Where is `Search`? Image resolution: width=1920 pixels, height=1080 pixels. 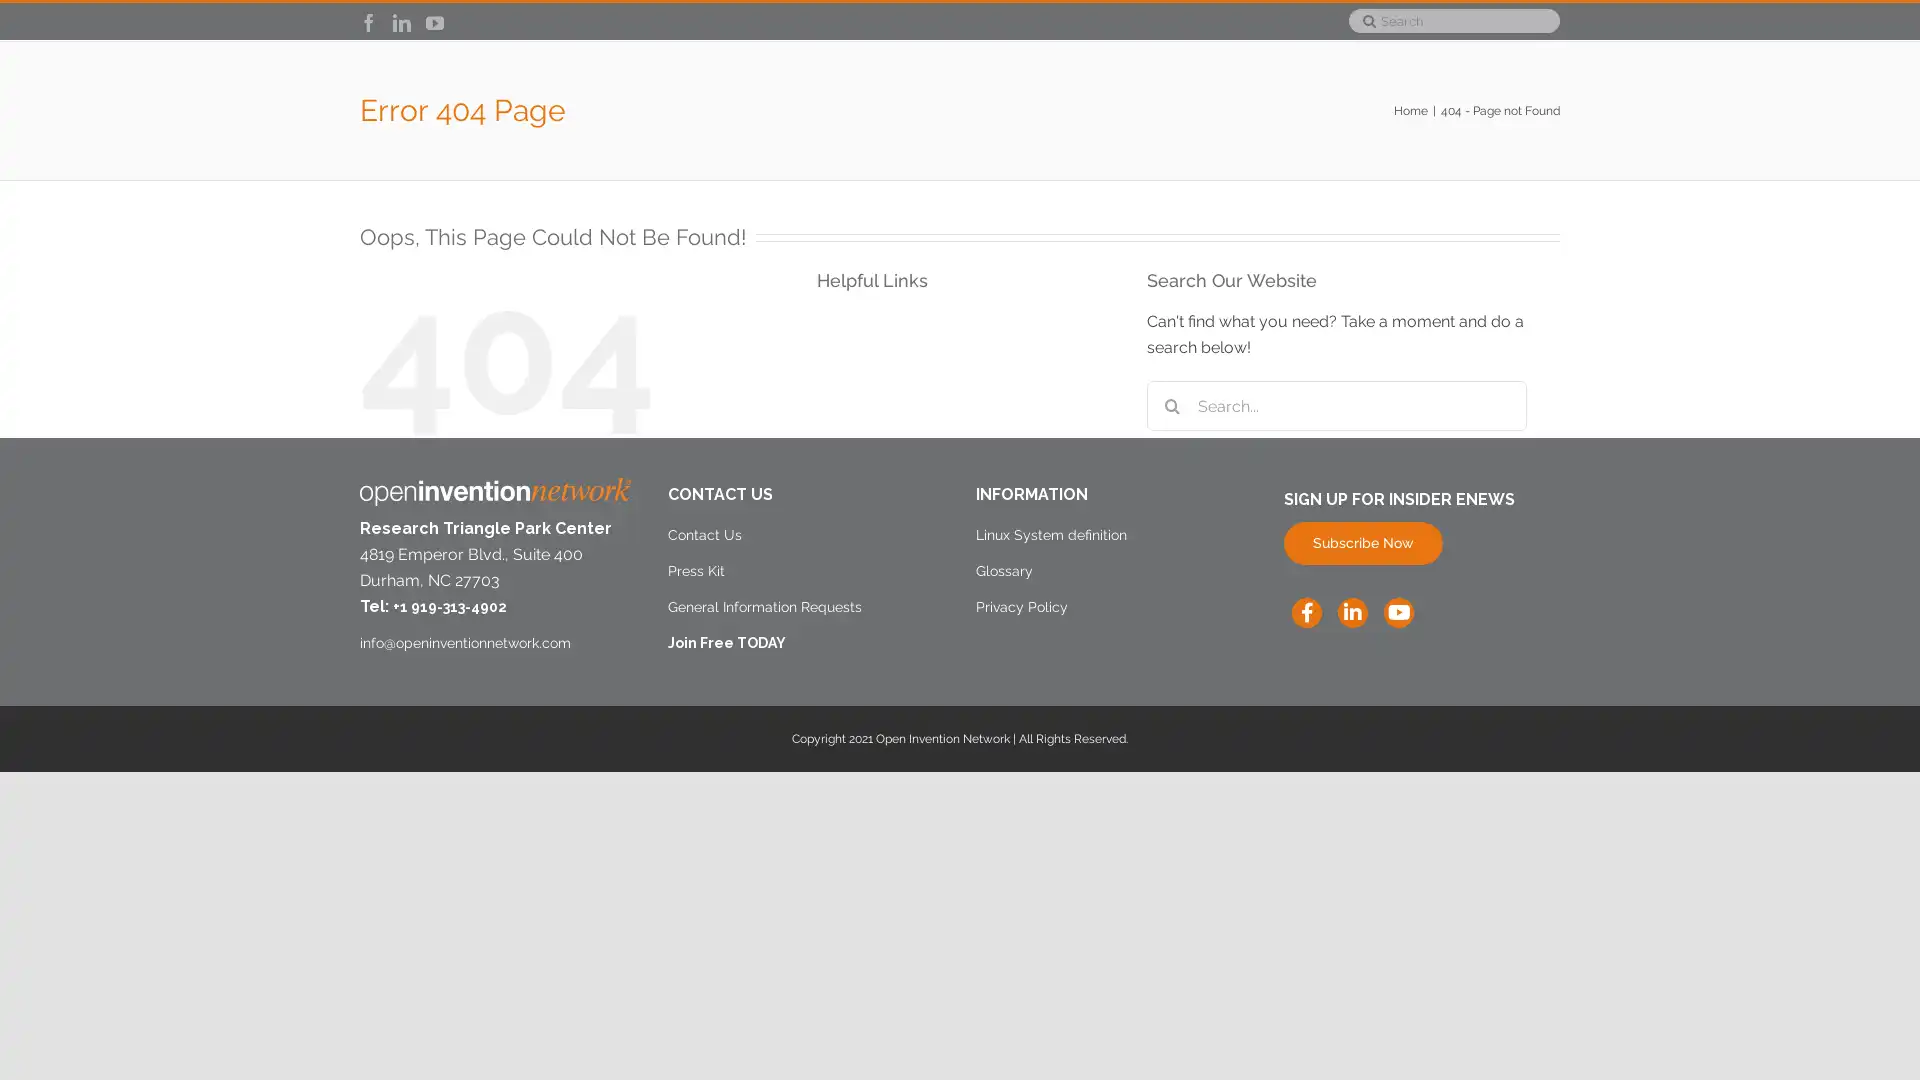
Search is located at coordinates (1171, 495).